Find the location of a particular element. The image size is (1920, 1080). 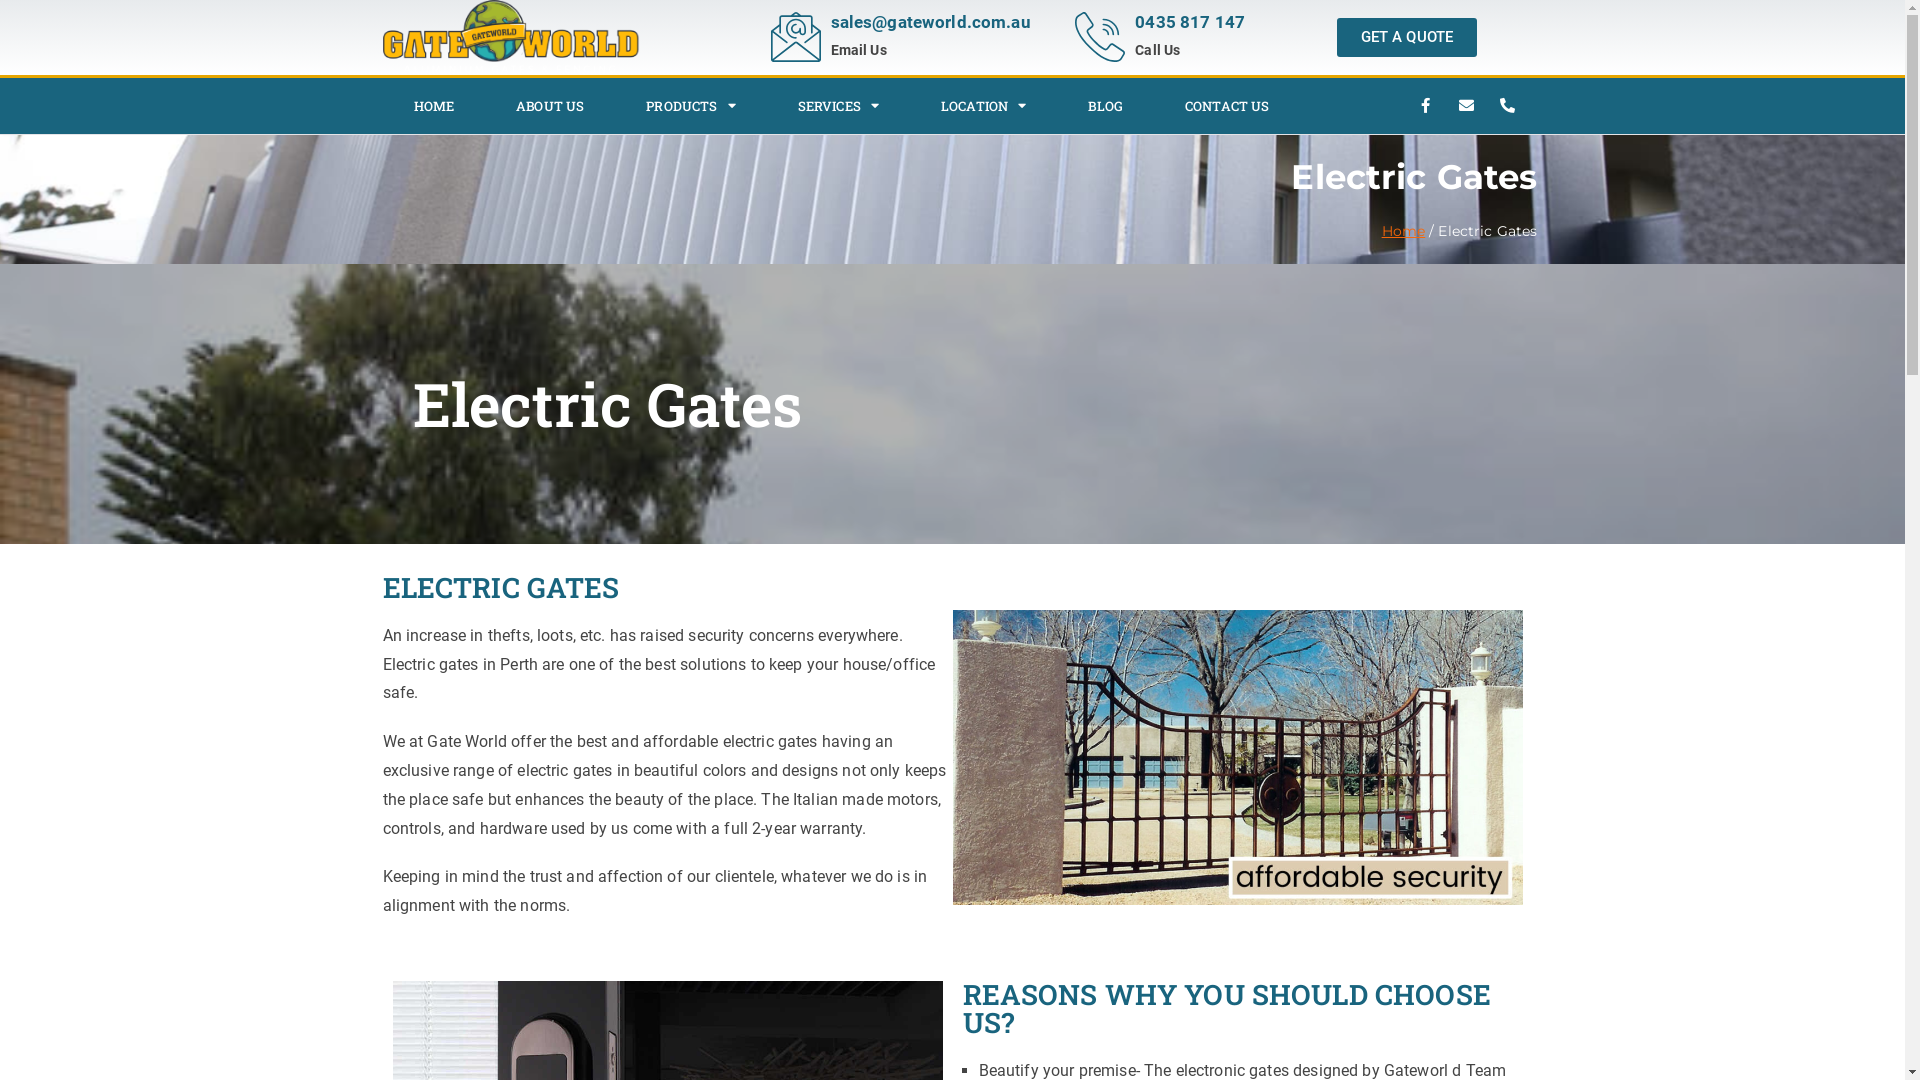

'LOCATION' is located at coordinates (983, 105).